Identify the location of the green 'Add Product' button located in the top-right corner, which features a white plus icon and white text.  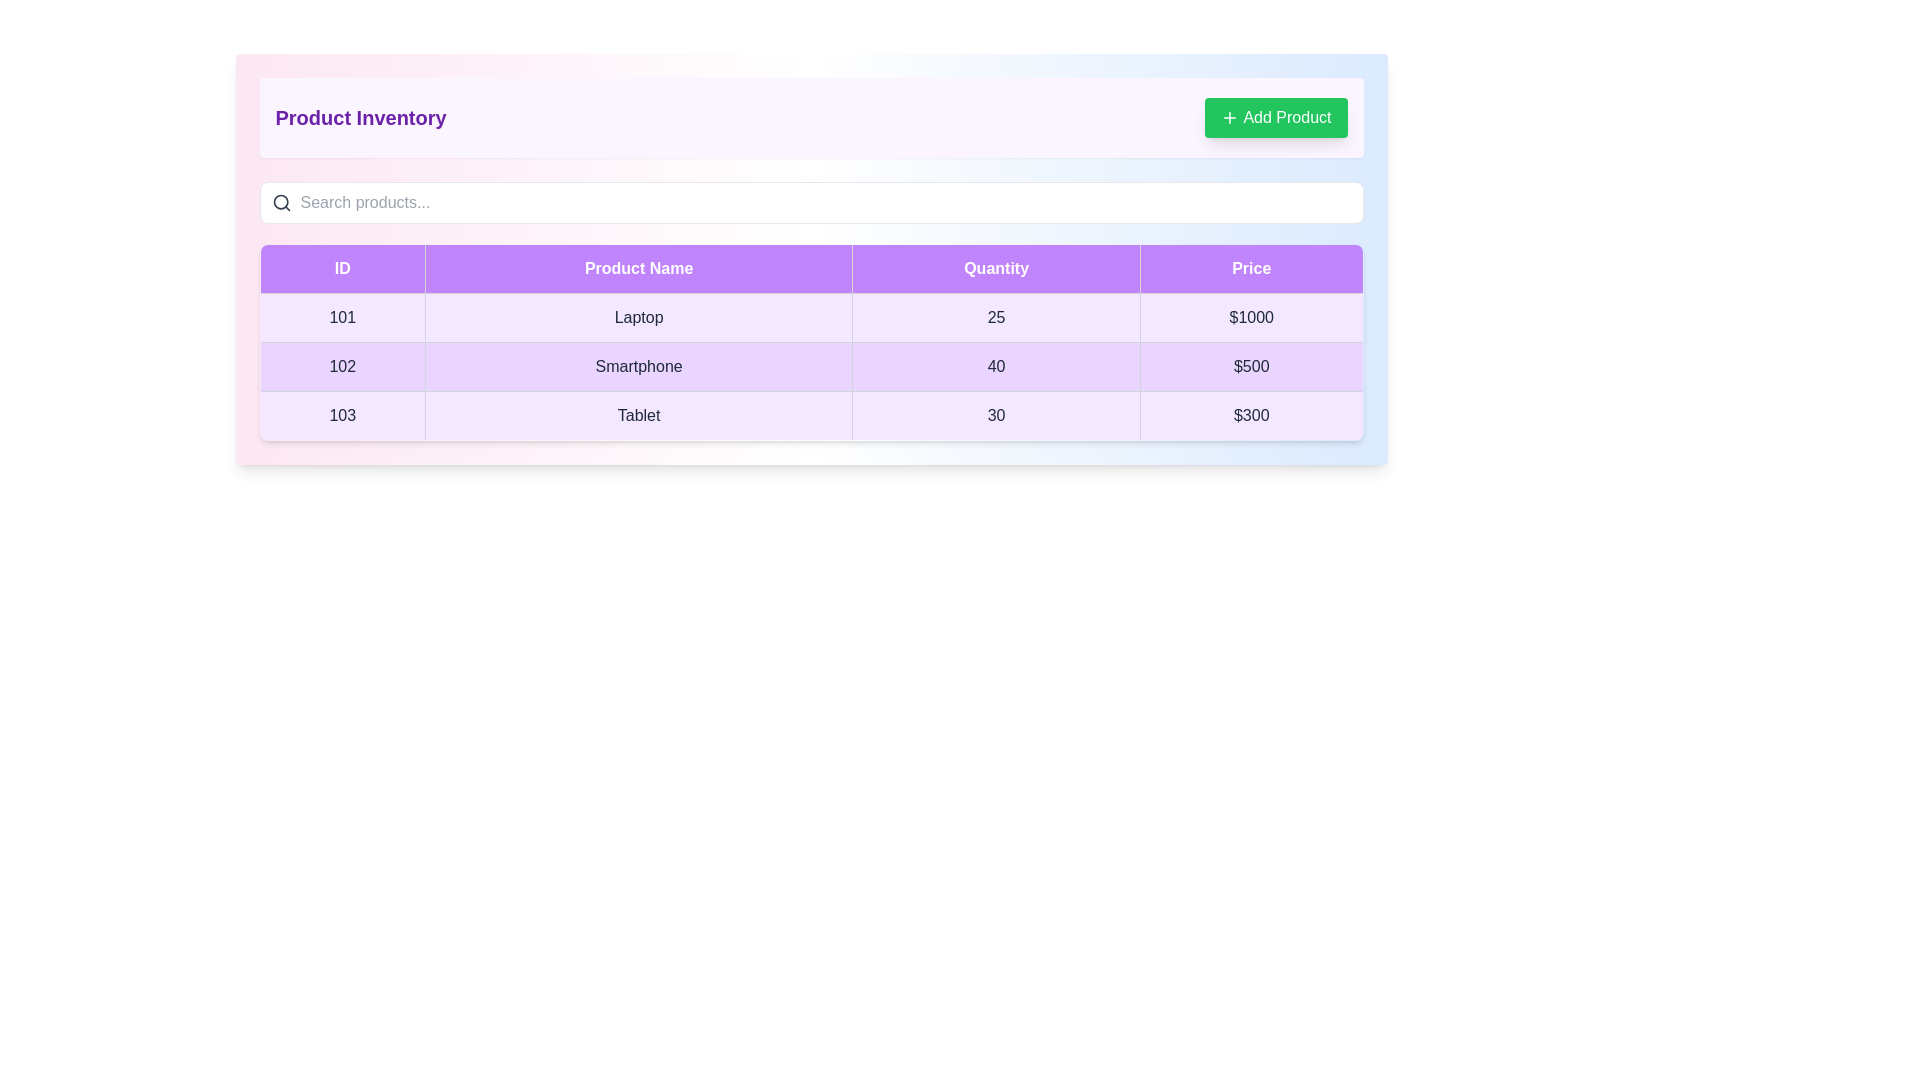
(1275, 118).